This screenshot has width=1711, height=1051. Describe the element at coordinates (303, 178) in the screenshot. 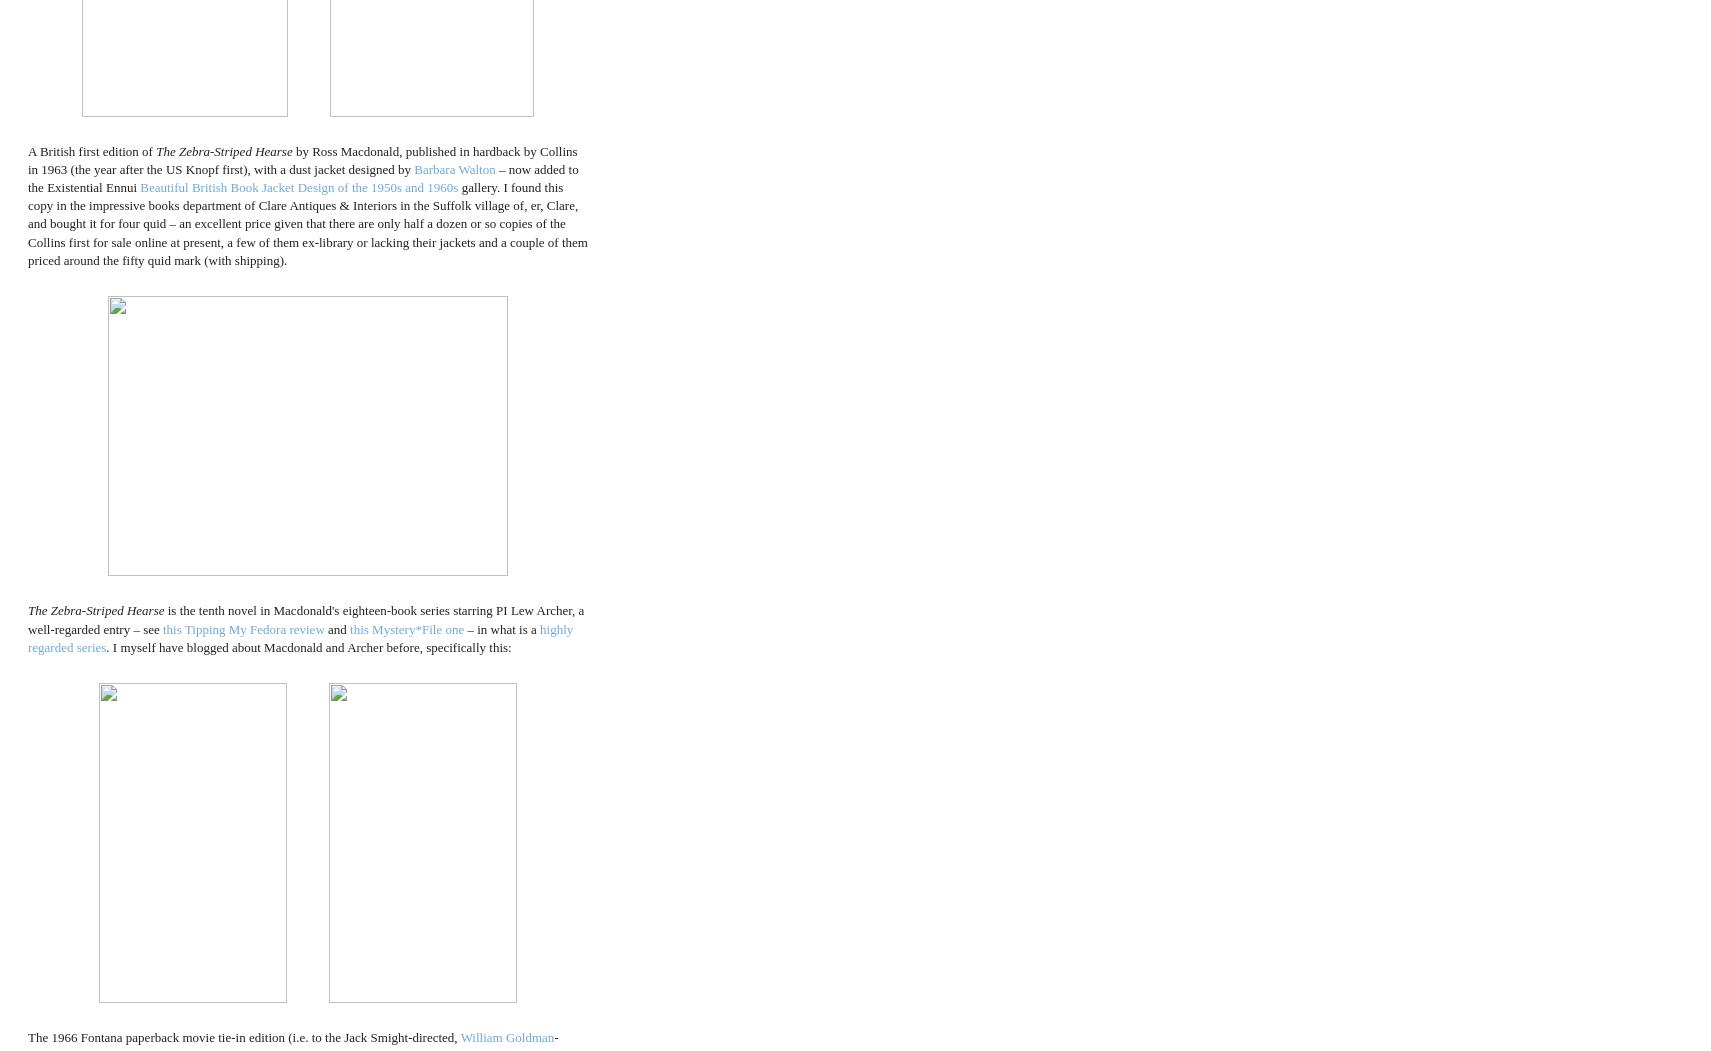

I see `'– now added to the Existential Ennui'` at that location.